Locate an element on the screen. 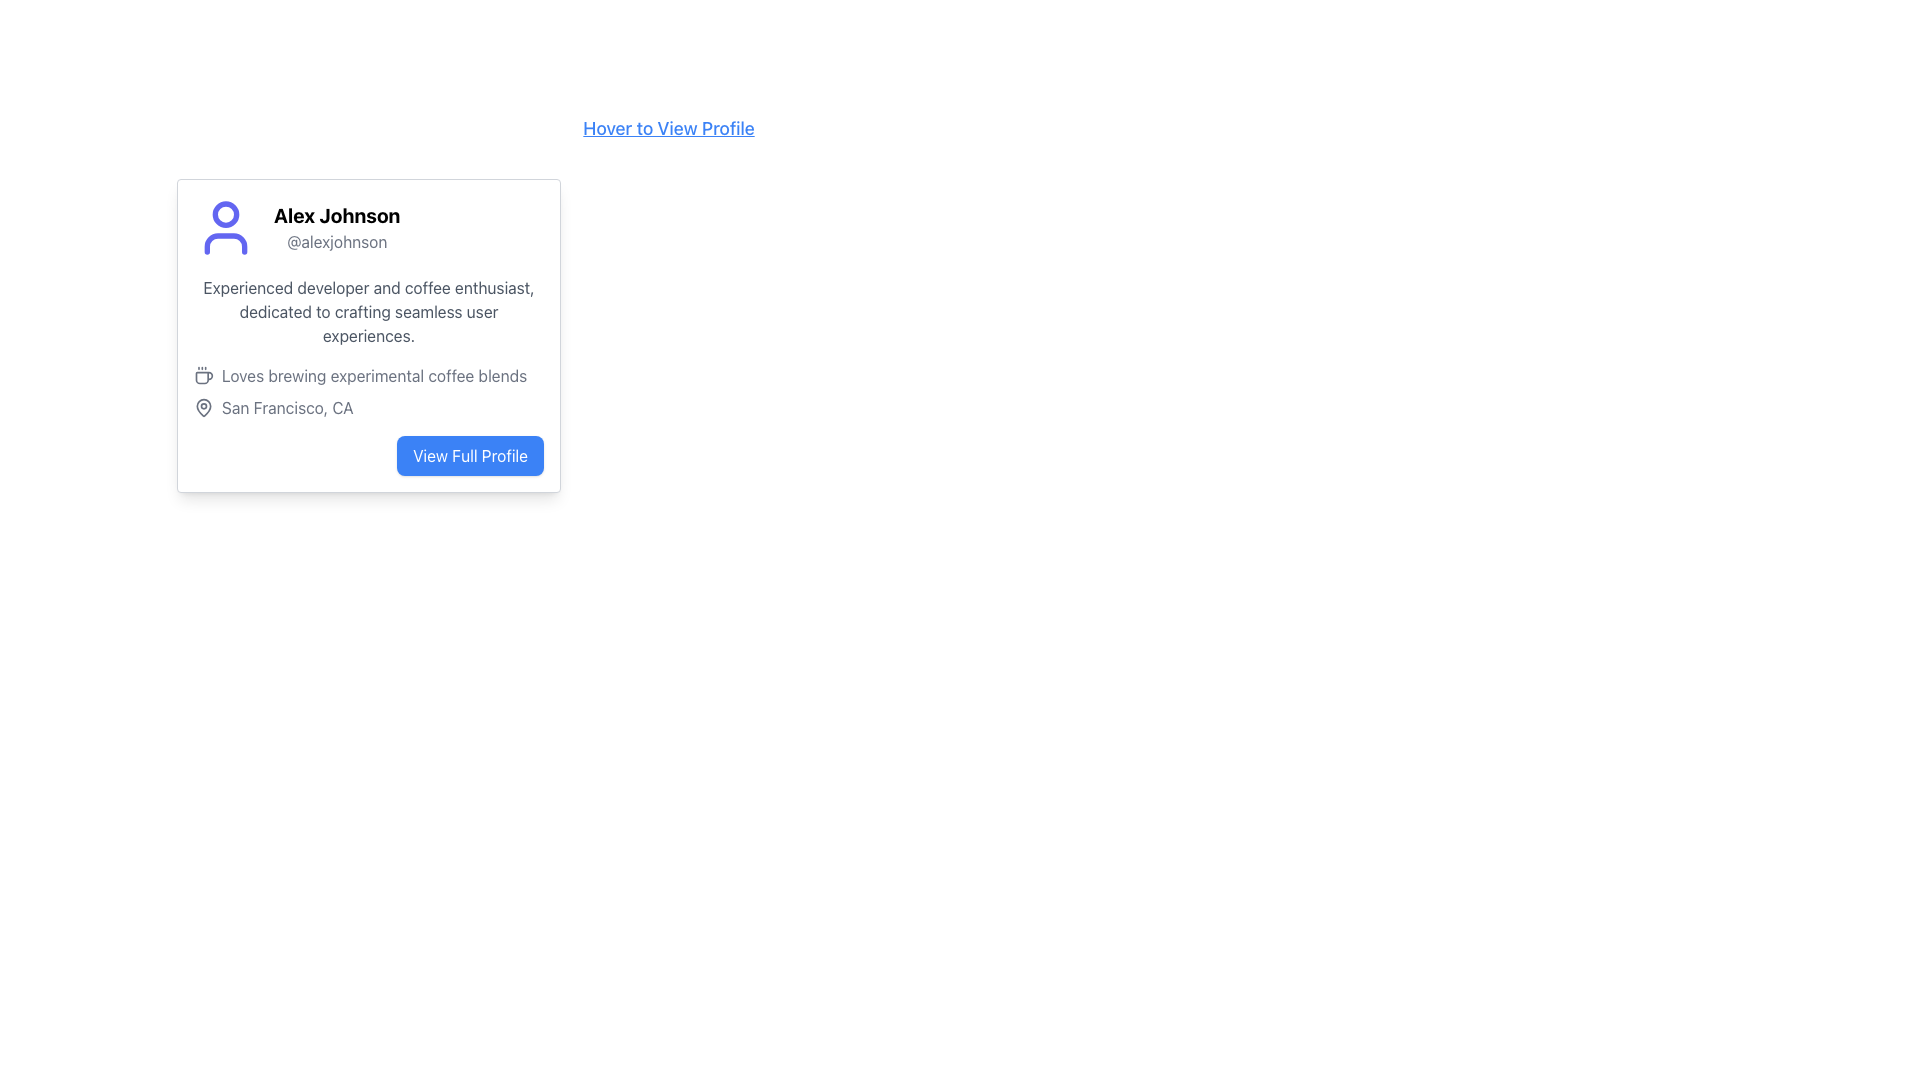 This screenshot has height=1080, width=1920. the text element that states 'Loves brewing experimental coffee blends' with a small icon on its left side, located below the biography segment and above the location description is located at coordinates (369, 375).